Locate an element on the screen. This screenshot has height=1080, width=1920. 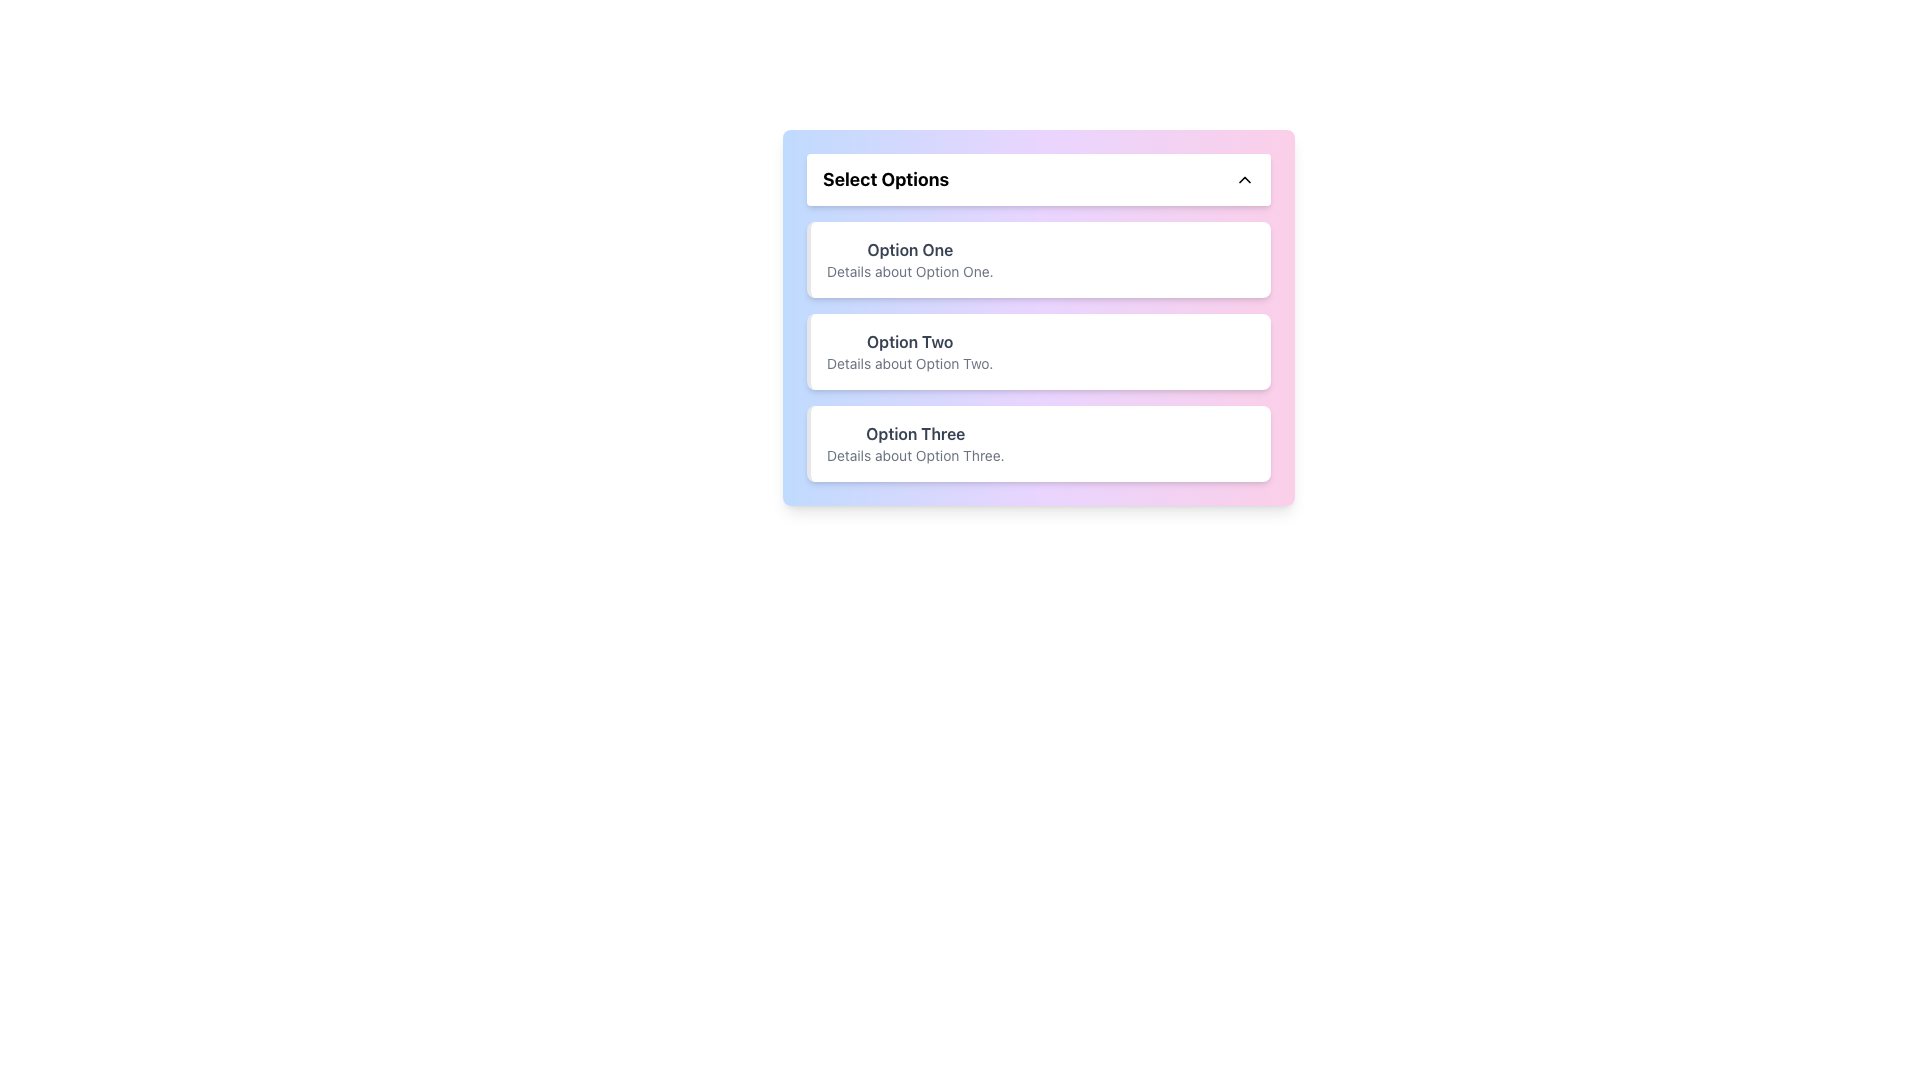
the text label representing the title of the first selectable item in the 'Select Options' list is located at coordinates (909, 249).